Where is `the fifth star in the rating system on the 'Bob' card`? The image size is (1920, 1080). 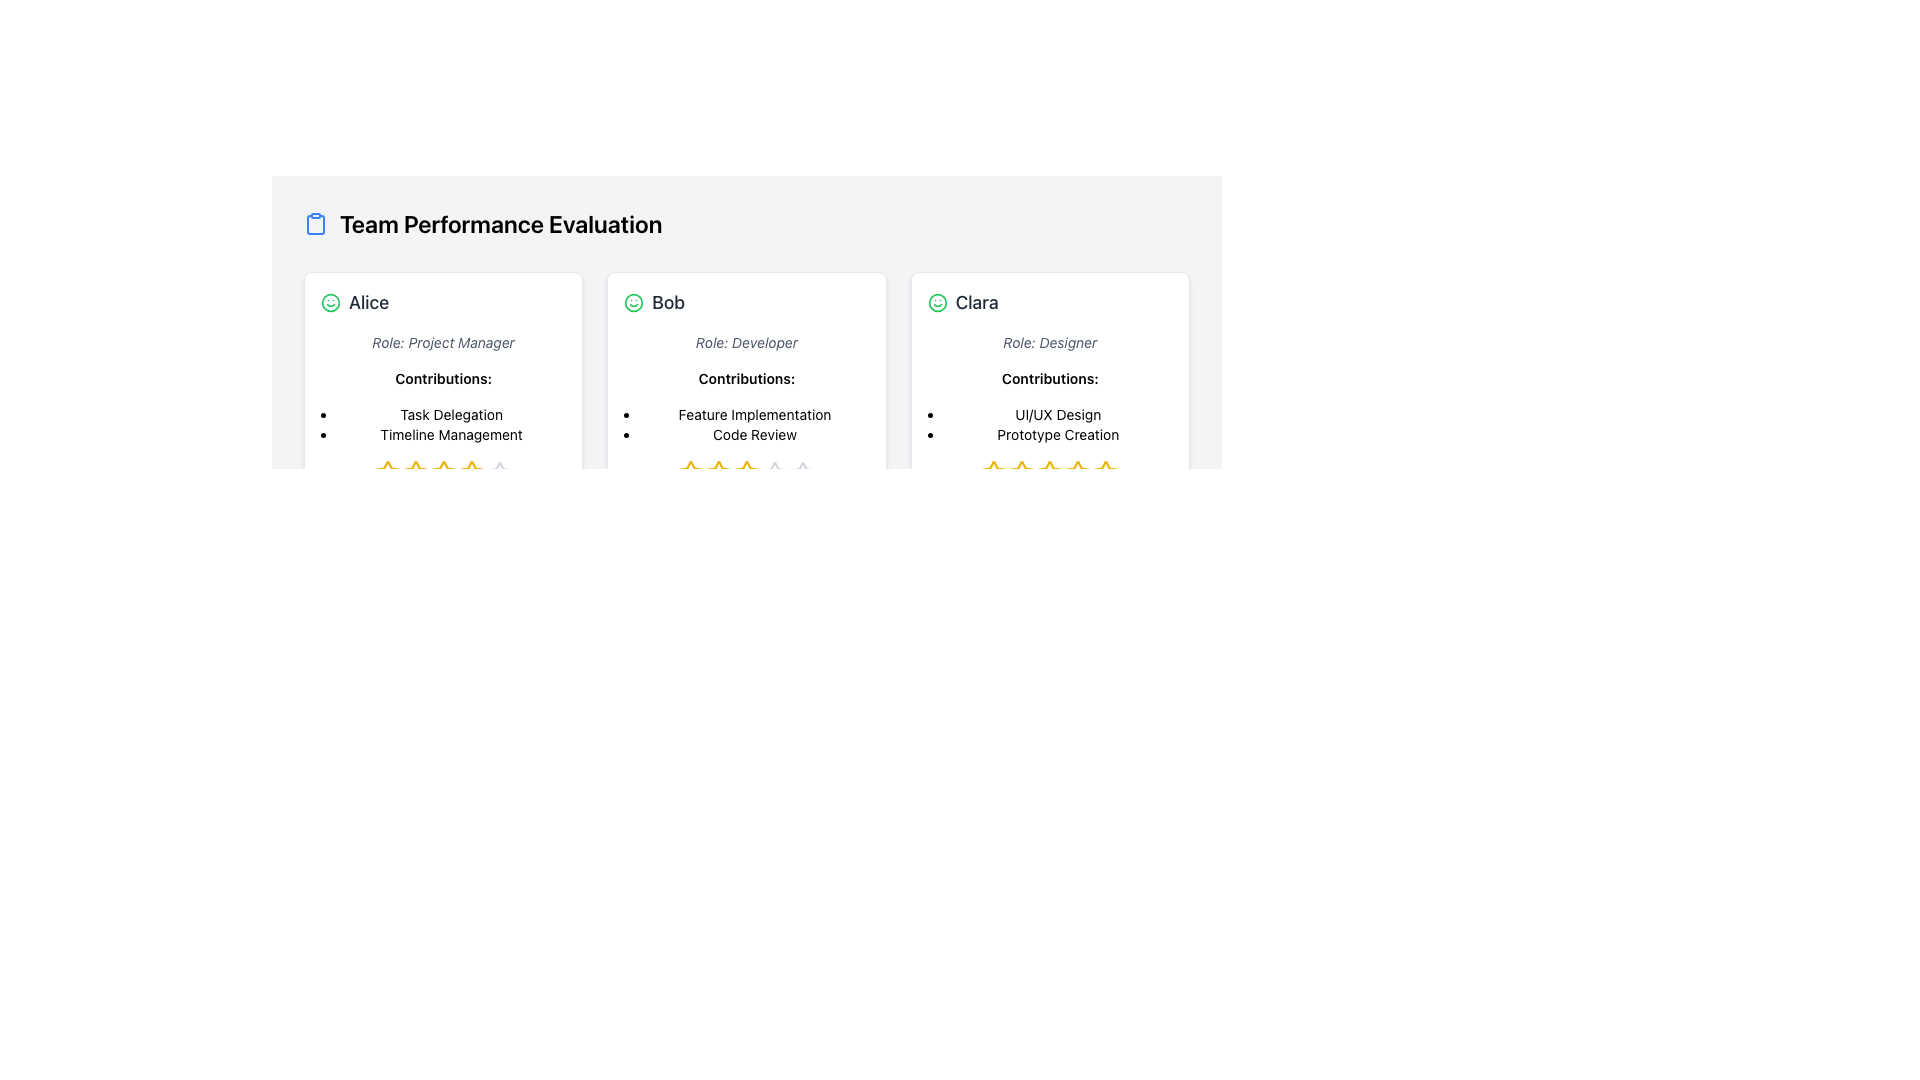 the fifth star in the rating system on the 'Bob' card is located at coordinates (802, 473).